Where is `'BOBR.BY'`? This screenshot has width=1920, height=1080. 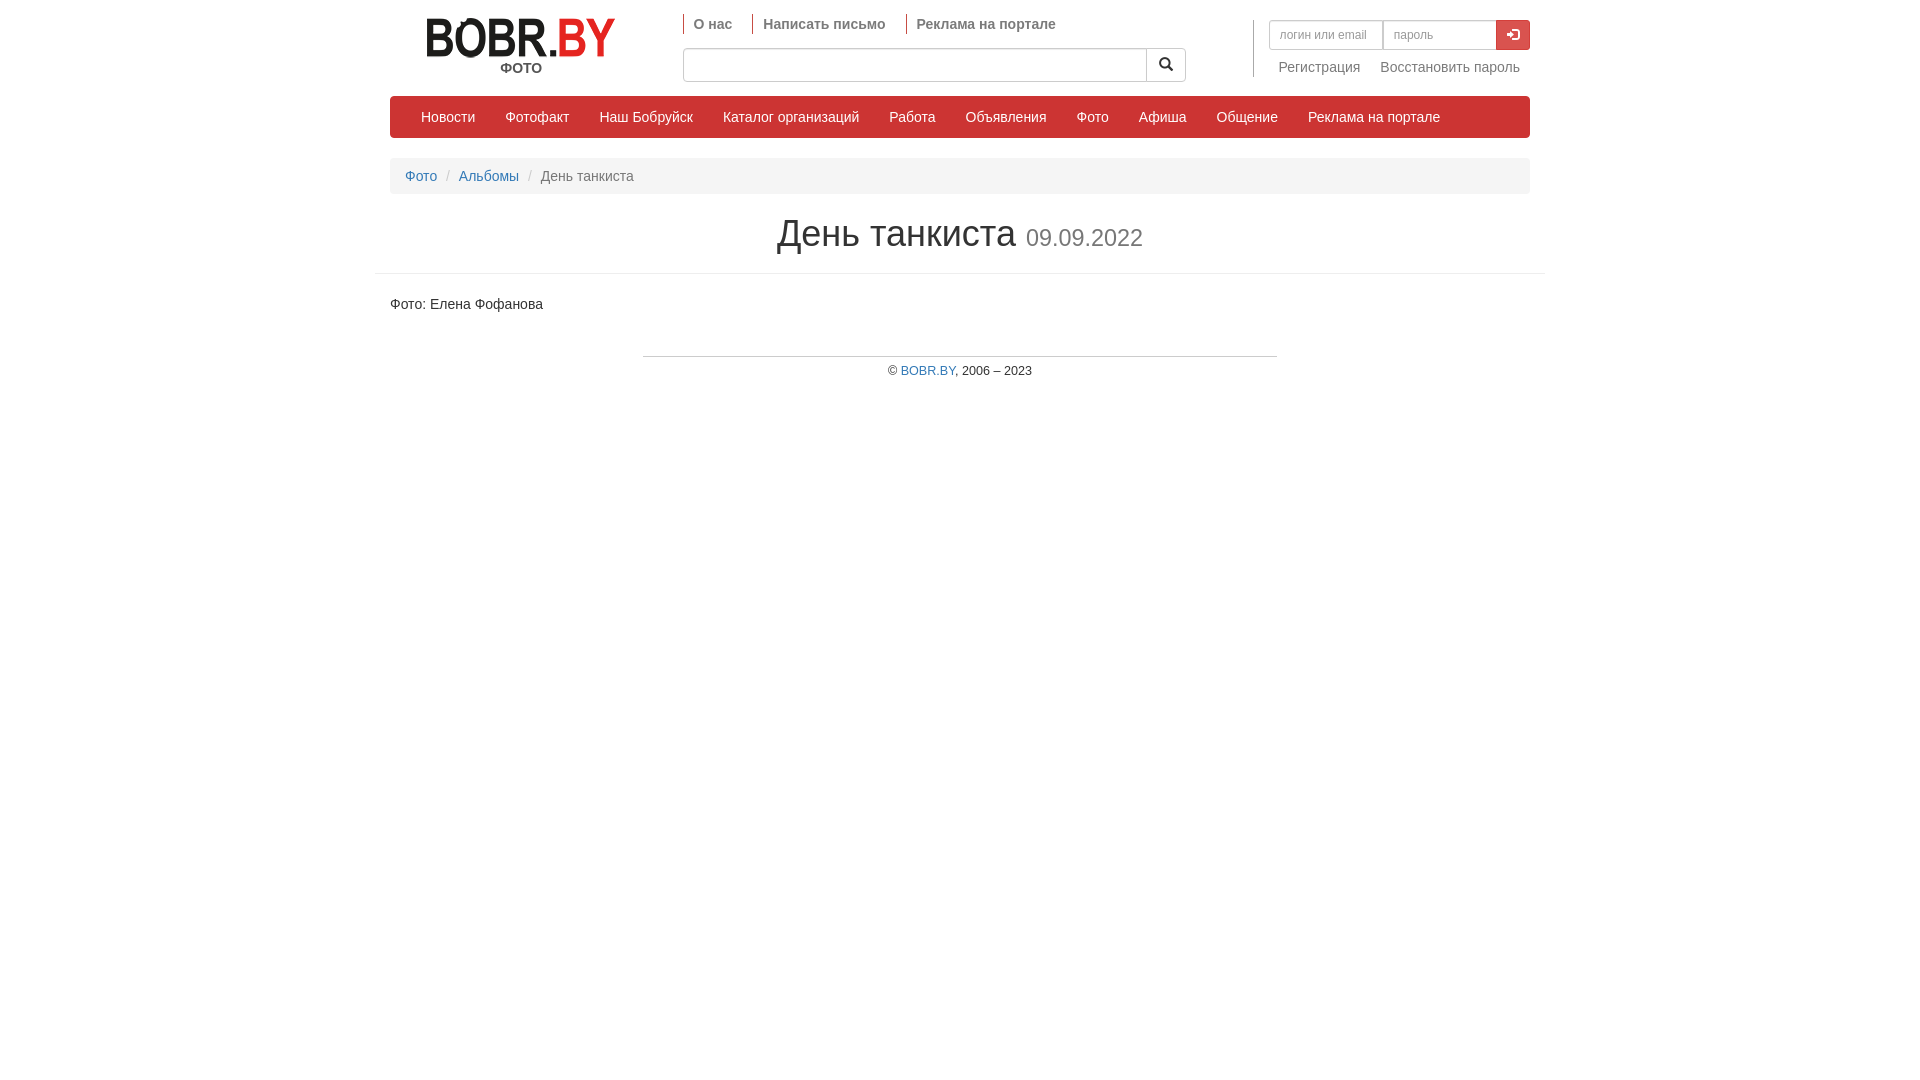
'BOBR.BY' is located at coordinates (926, 370).